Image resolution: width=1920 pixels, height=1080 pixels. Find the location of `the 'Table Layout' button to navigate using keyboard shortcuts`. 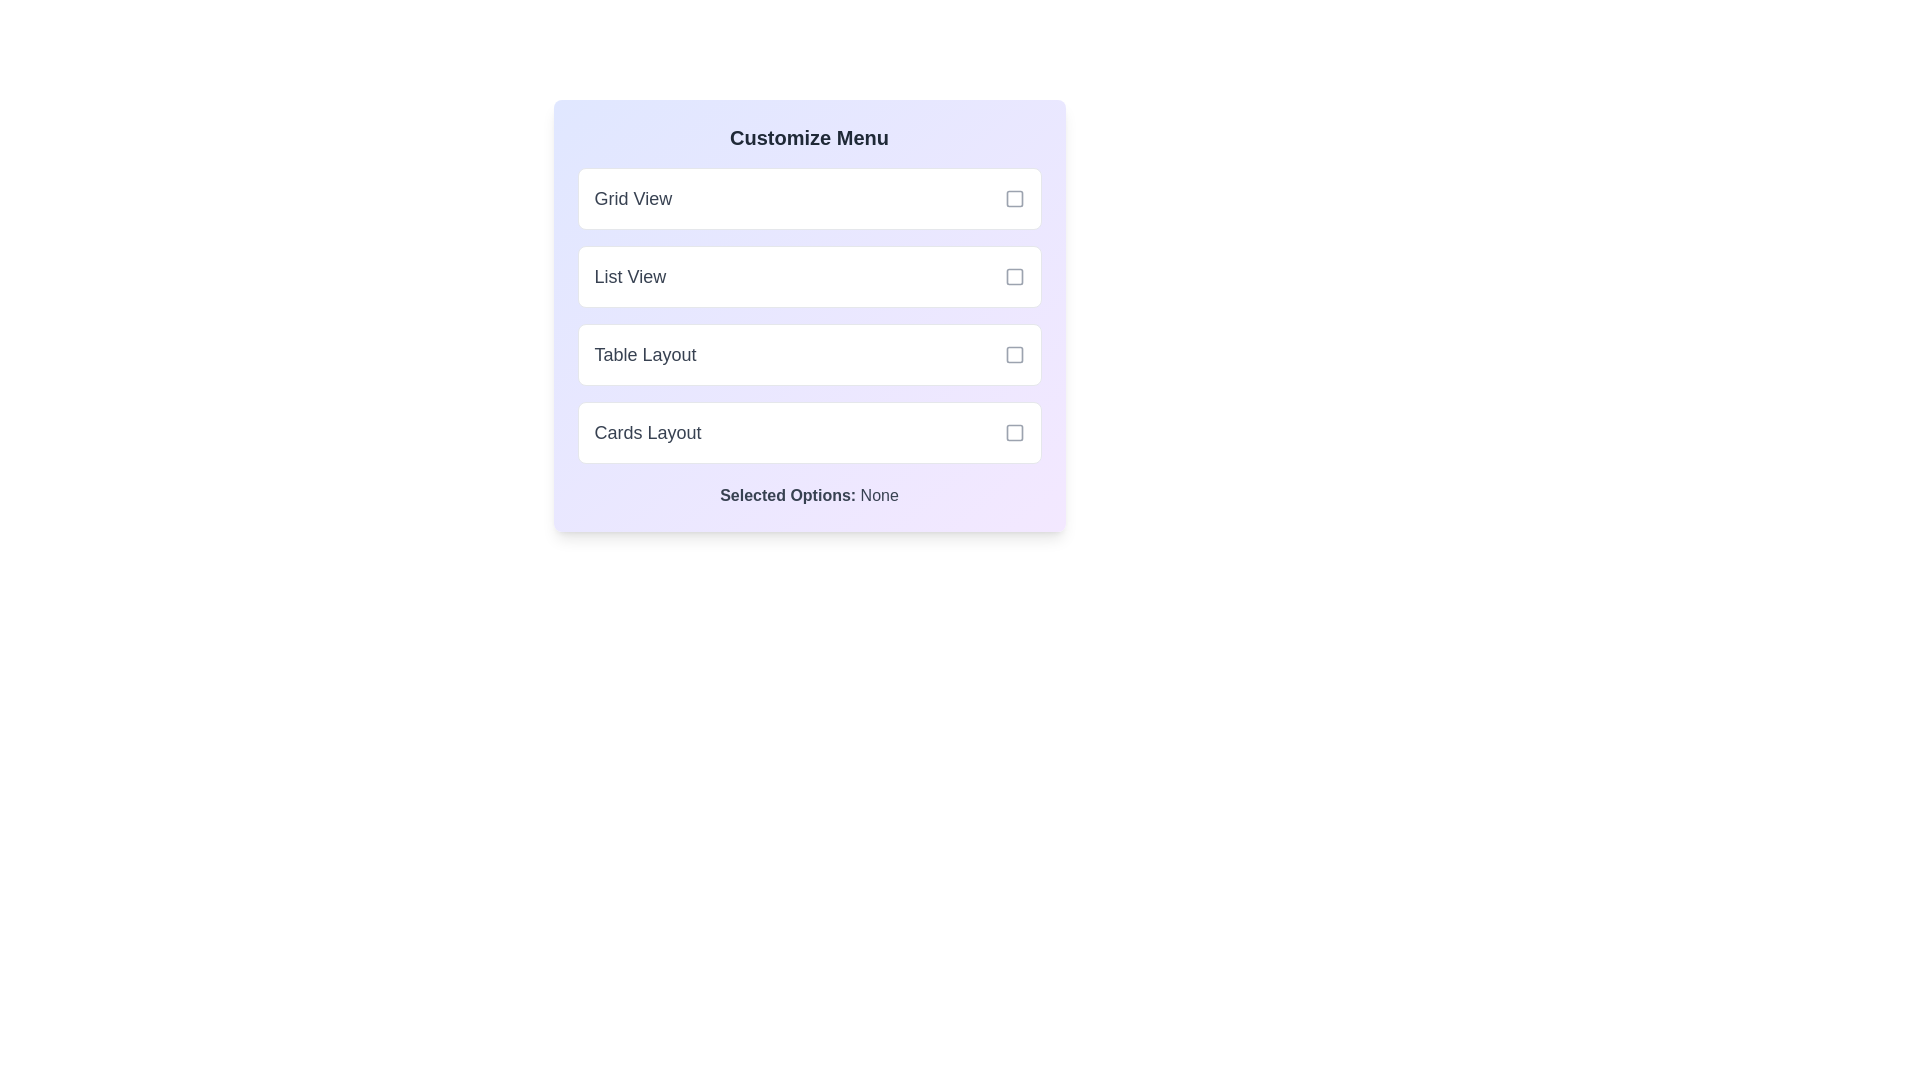

the 'Table Layout' button to navigate using keyboard shortcuts is located at coordinates (809, 315).